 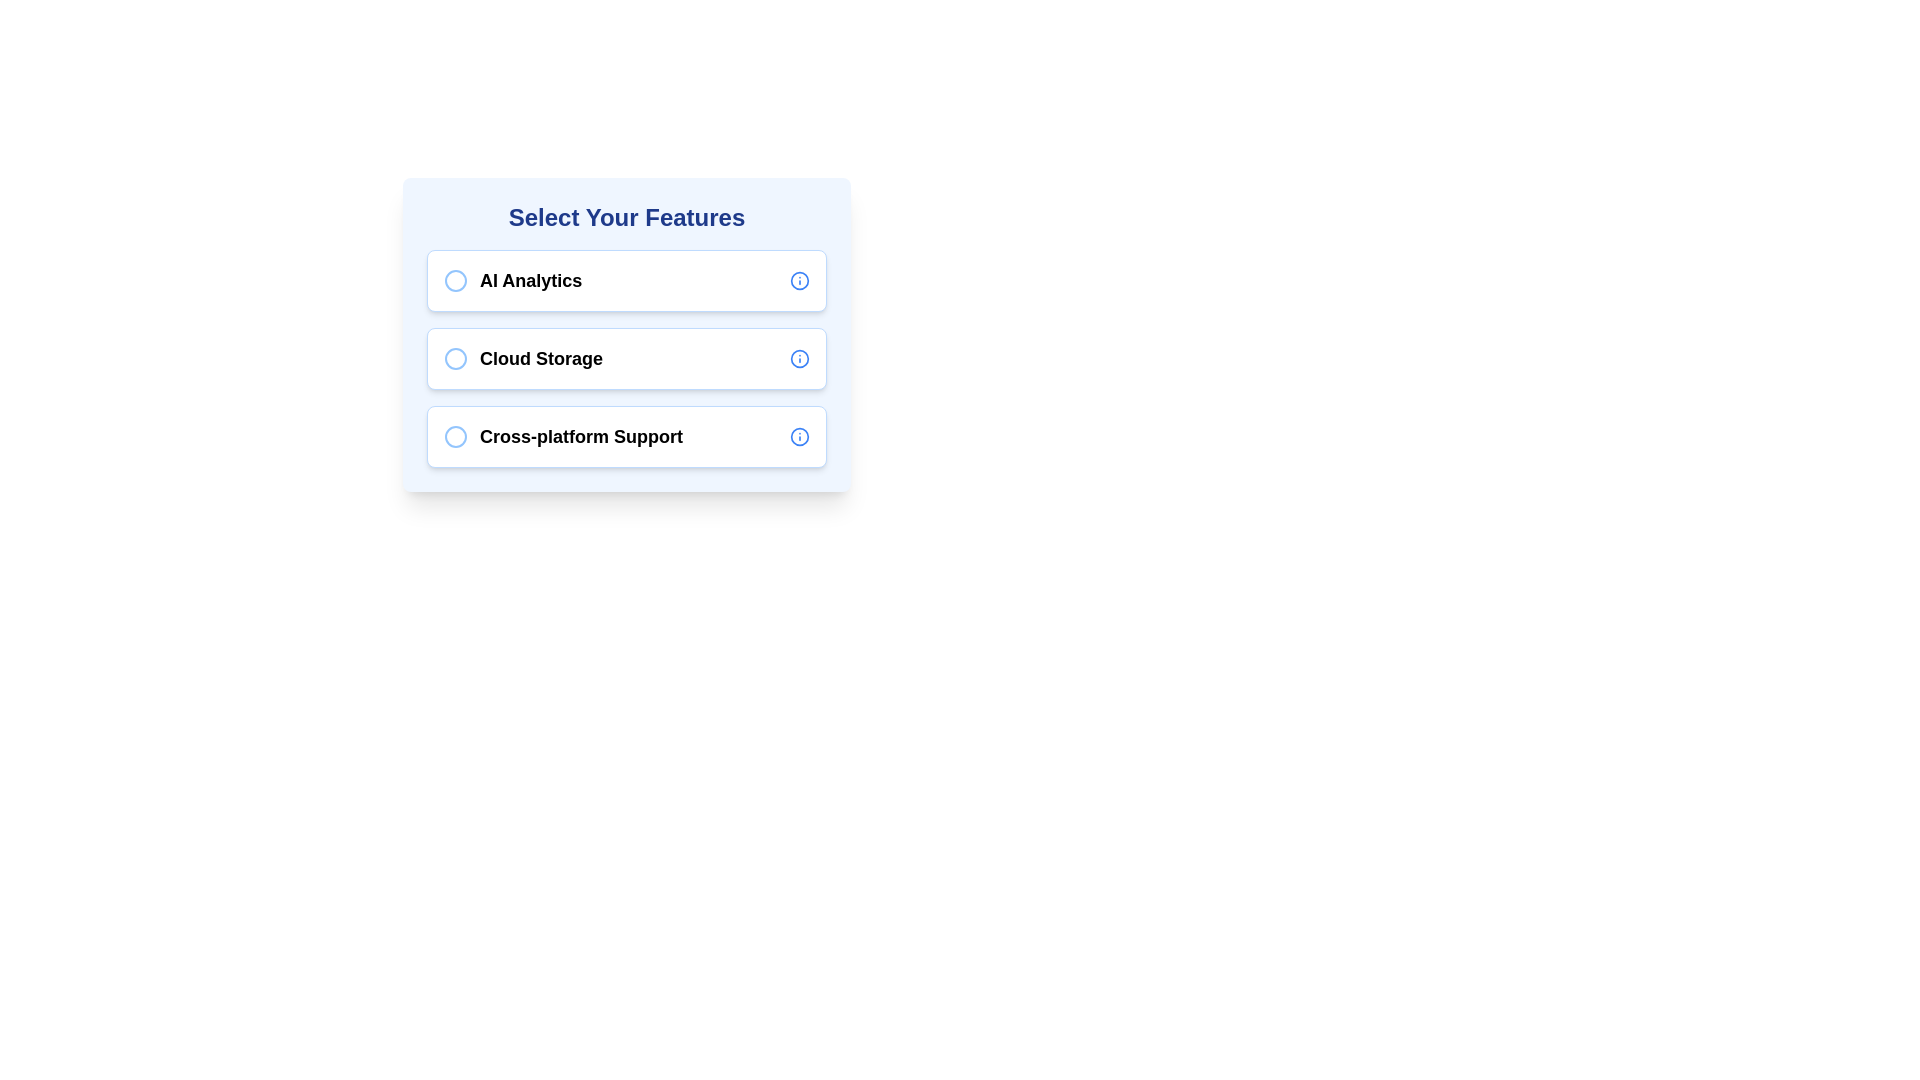 What do you see at coordinates (626, 281) in the screenshot?
I see `the radio button for the 'AI Analytics' feature, which is the first option in a vertically stacked layout of selectable items` at bounding box center [626, 281].